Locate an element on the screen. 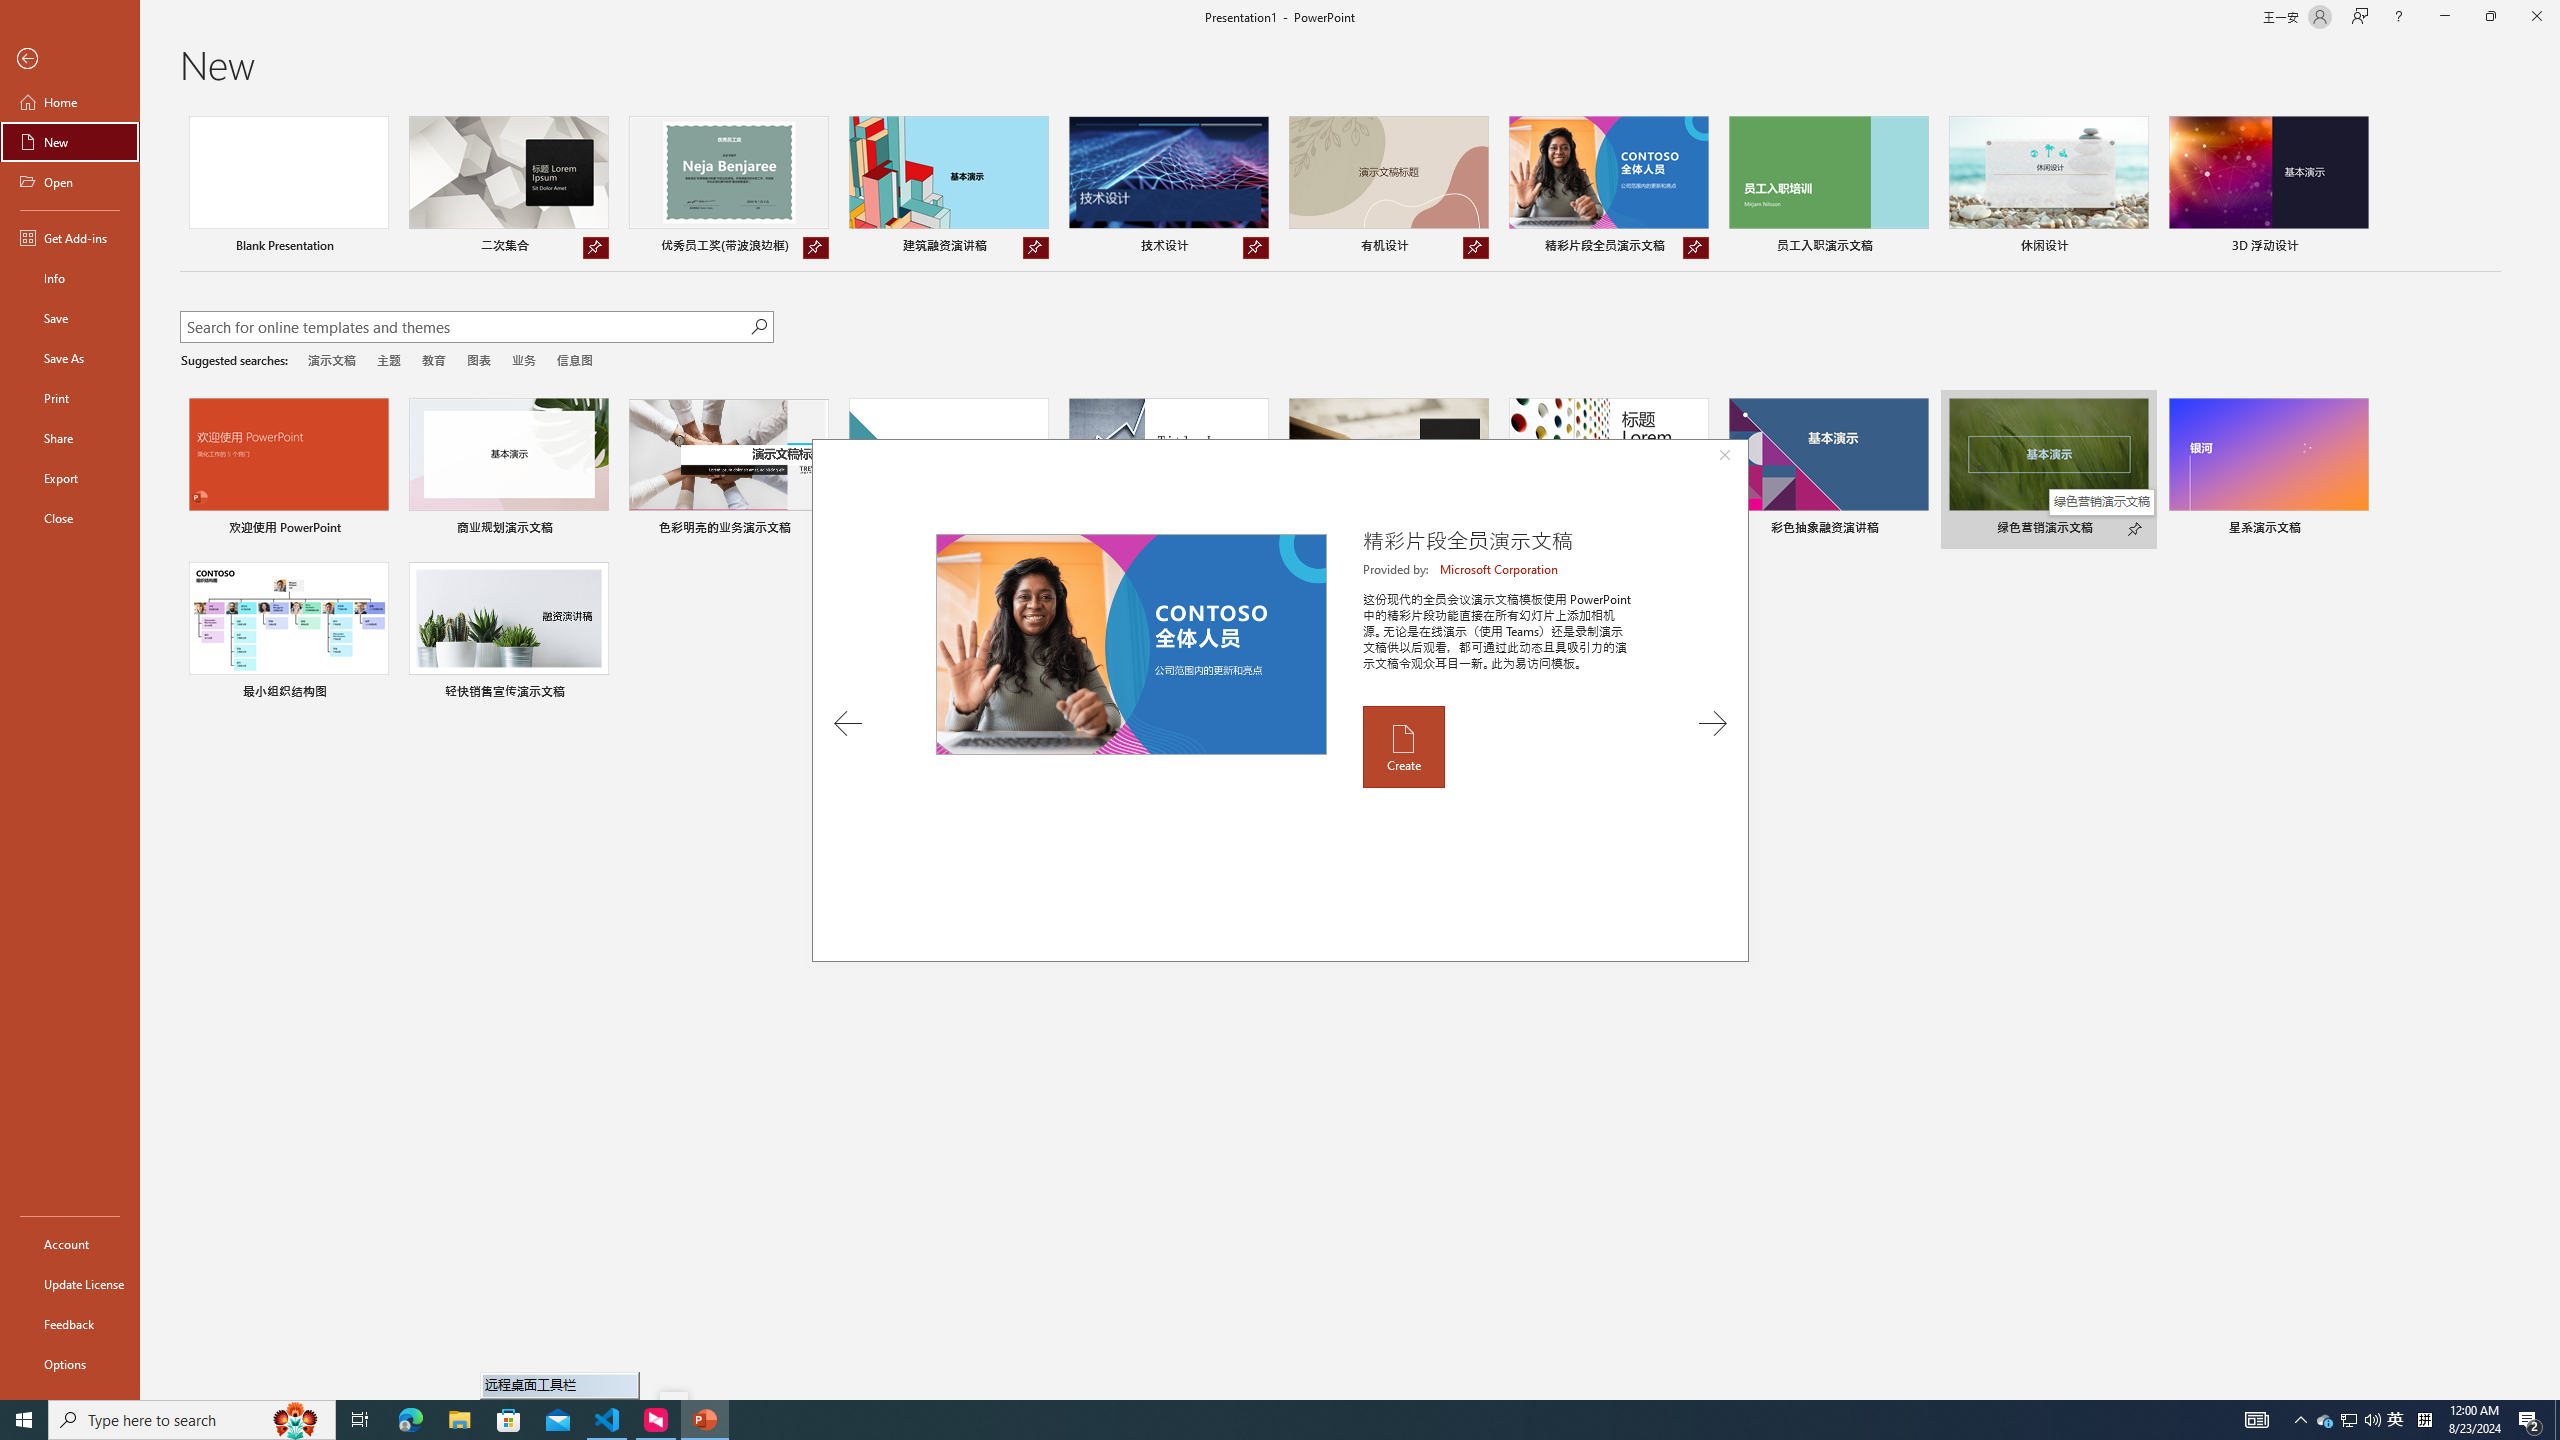  'Export' is located at coordinates (69, 478).